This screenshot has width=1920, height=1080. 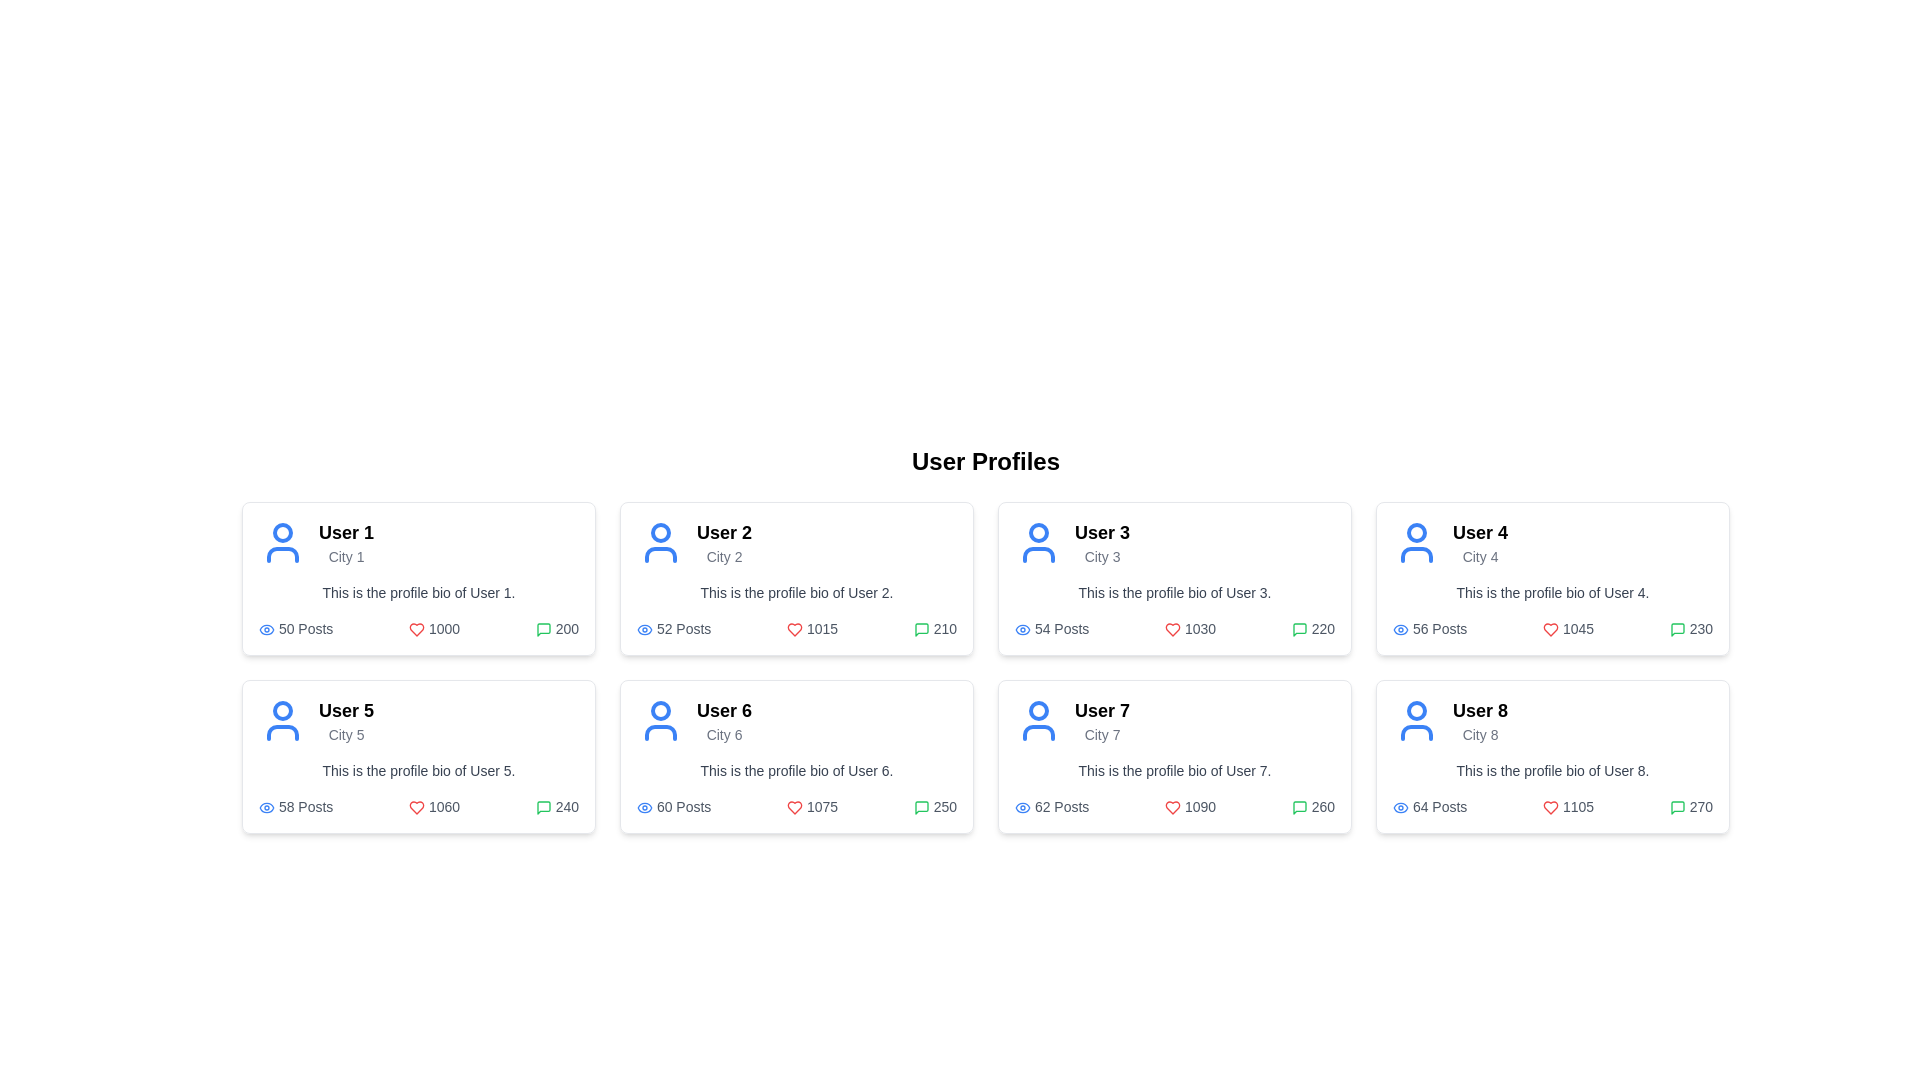 I want to click on the green-colored speech bubble icon located at the bottom right of User 8's card, beside the comment count '270', so click(x=1677, y=807).